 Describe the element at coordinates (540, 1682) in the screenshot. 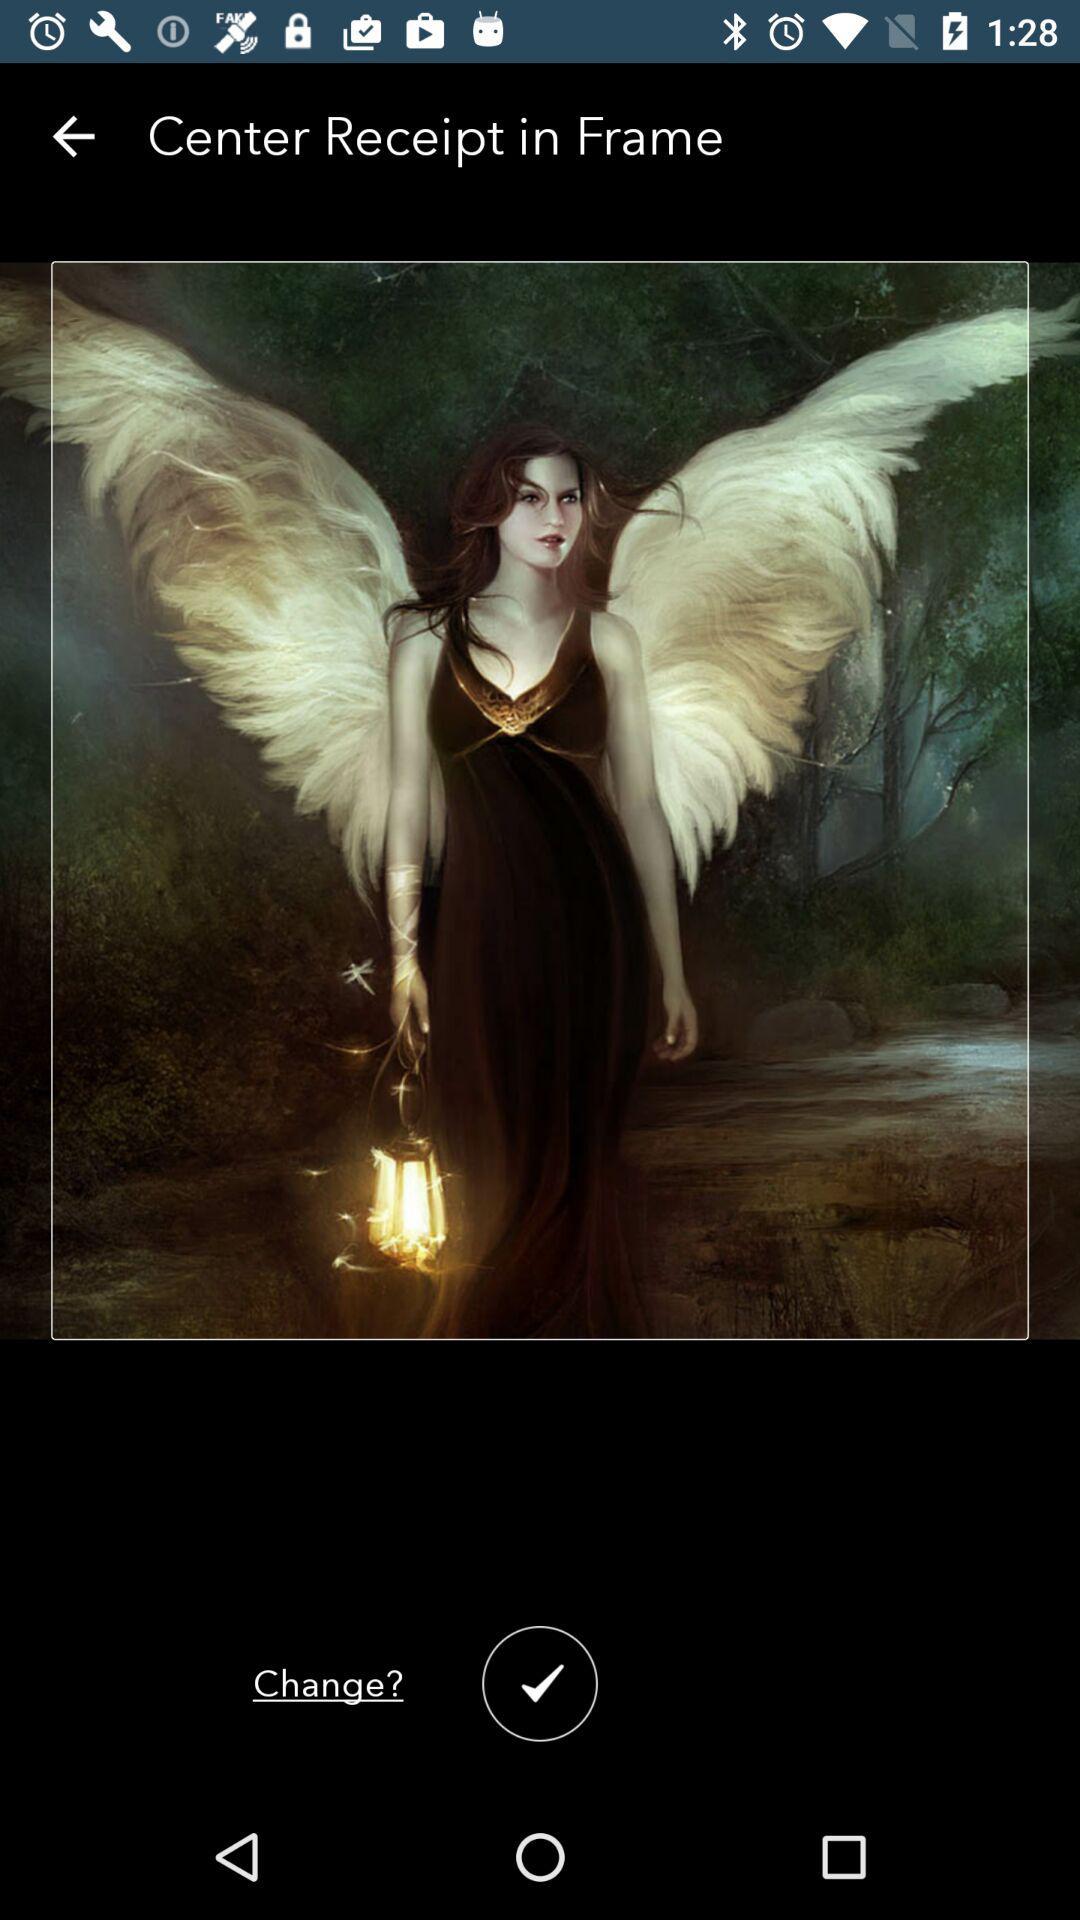

I see `icon next to change?` at that location.